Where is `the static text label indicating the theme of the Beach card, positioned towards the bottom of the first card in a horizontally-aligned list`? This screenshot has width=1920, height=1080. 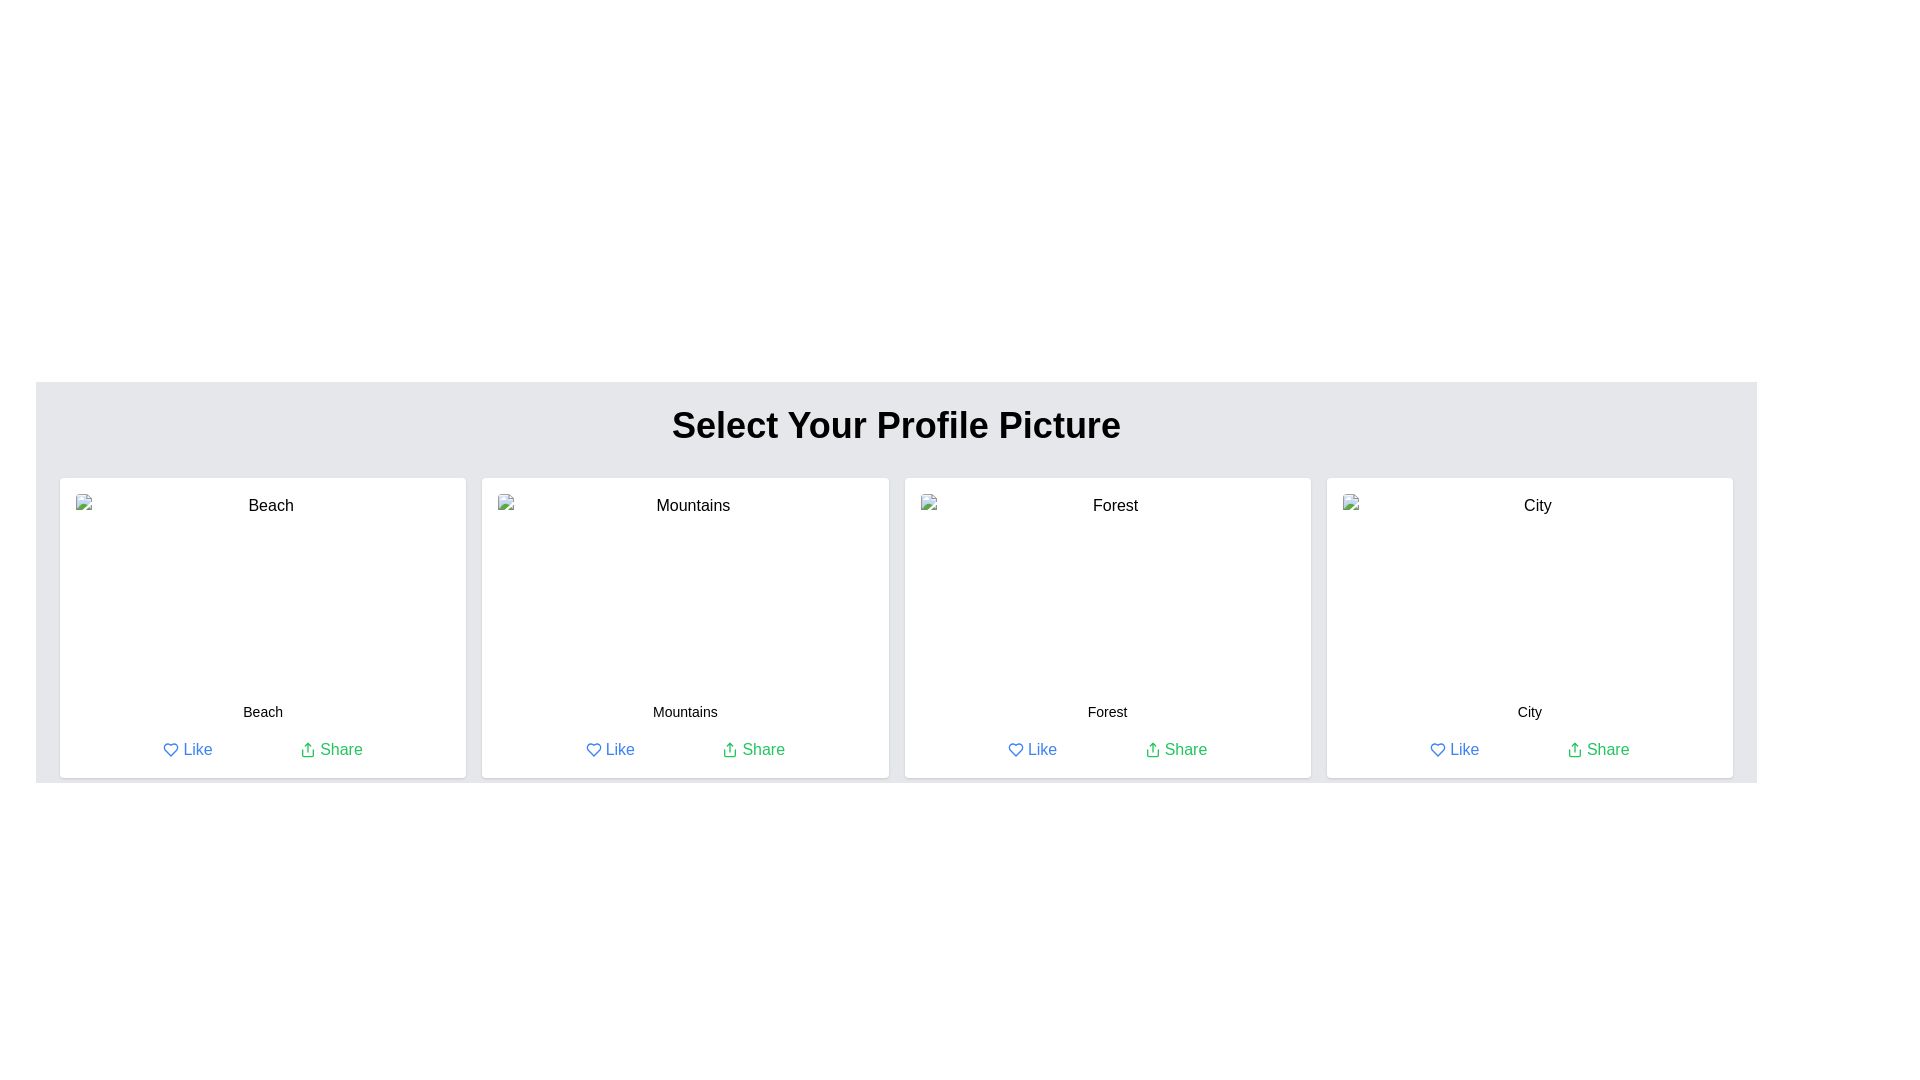
the static text label indicating the theme of the Beach card, positioned towards the bottom of the first card in a horizontally-aligned list is located at coordinates (262, 711).